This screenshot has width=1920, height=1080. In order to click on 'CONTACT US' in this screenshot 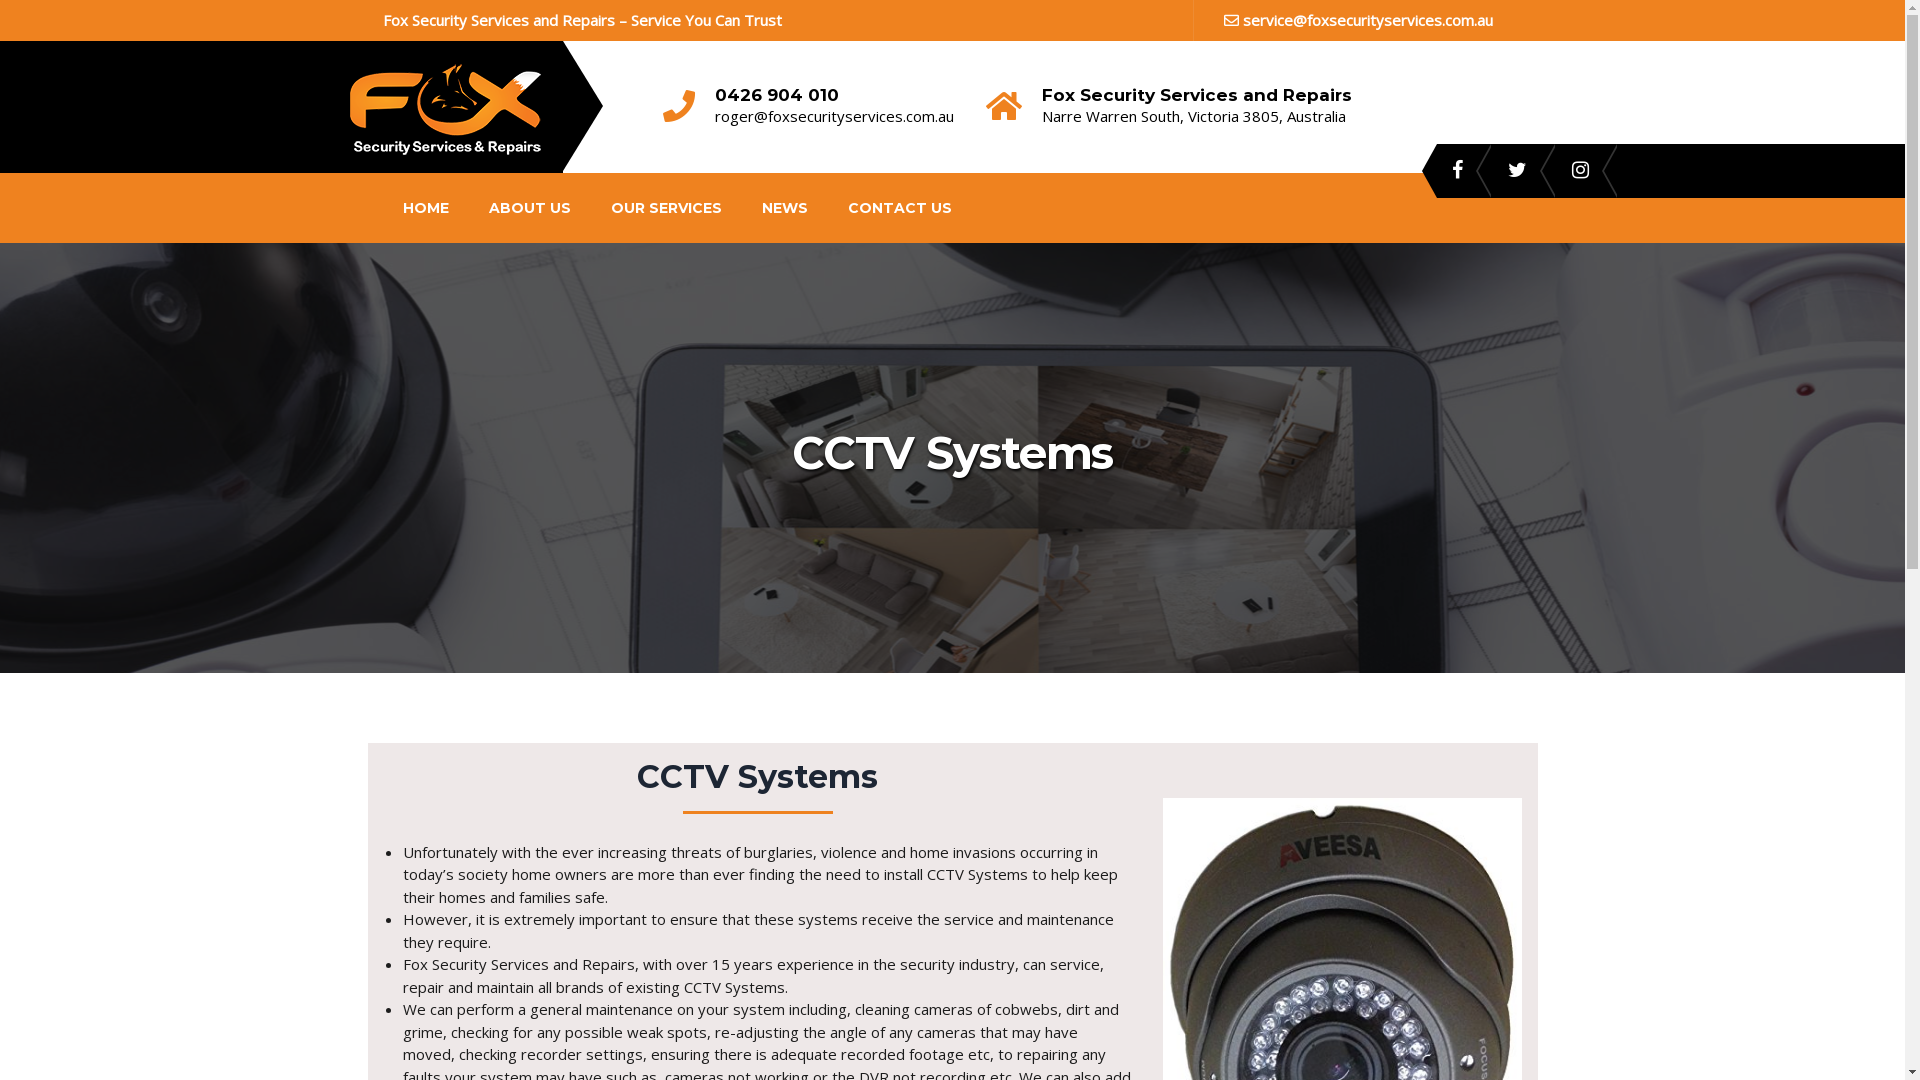, I will do `click(899, 205)`.